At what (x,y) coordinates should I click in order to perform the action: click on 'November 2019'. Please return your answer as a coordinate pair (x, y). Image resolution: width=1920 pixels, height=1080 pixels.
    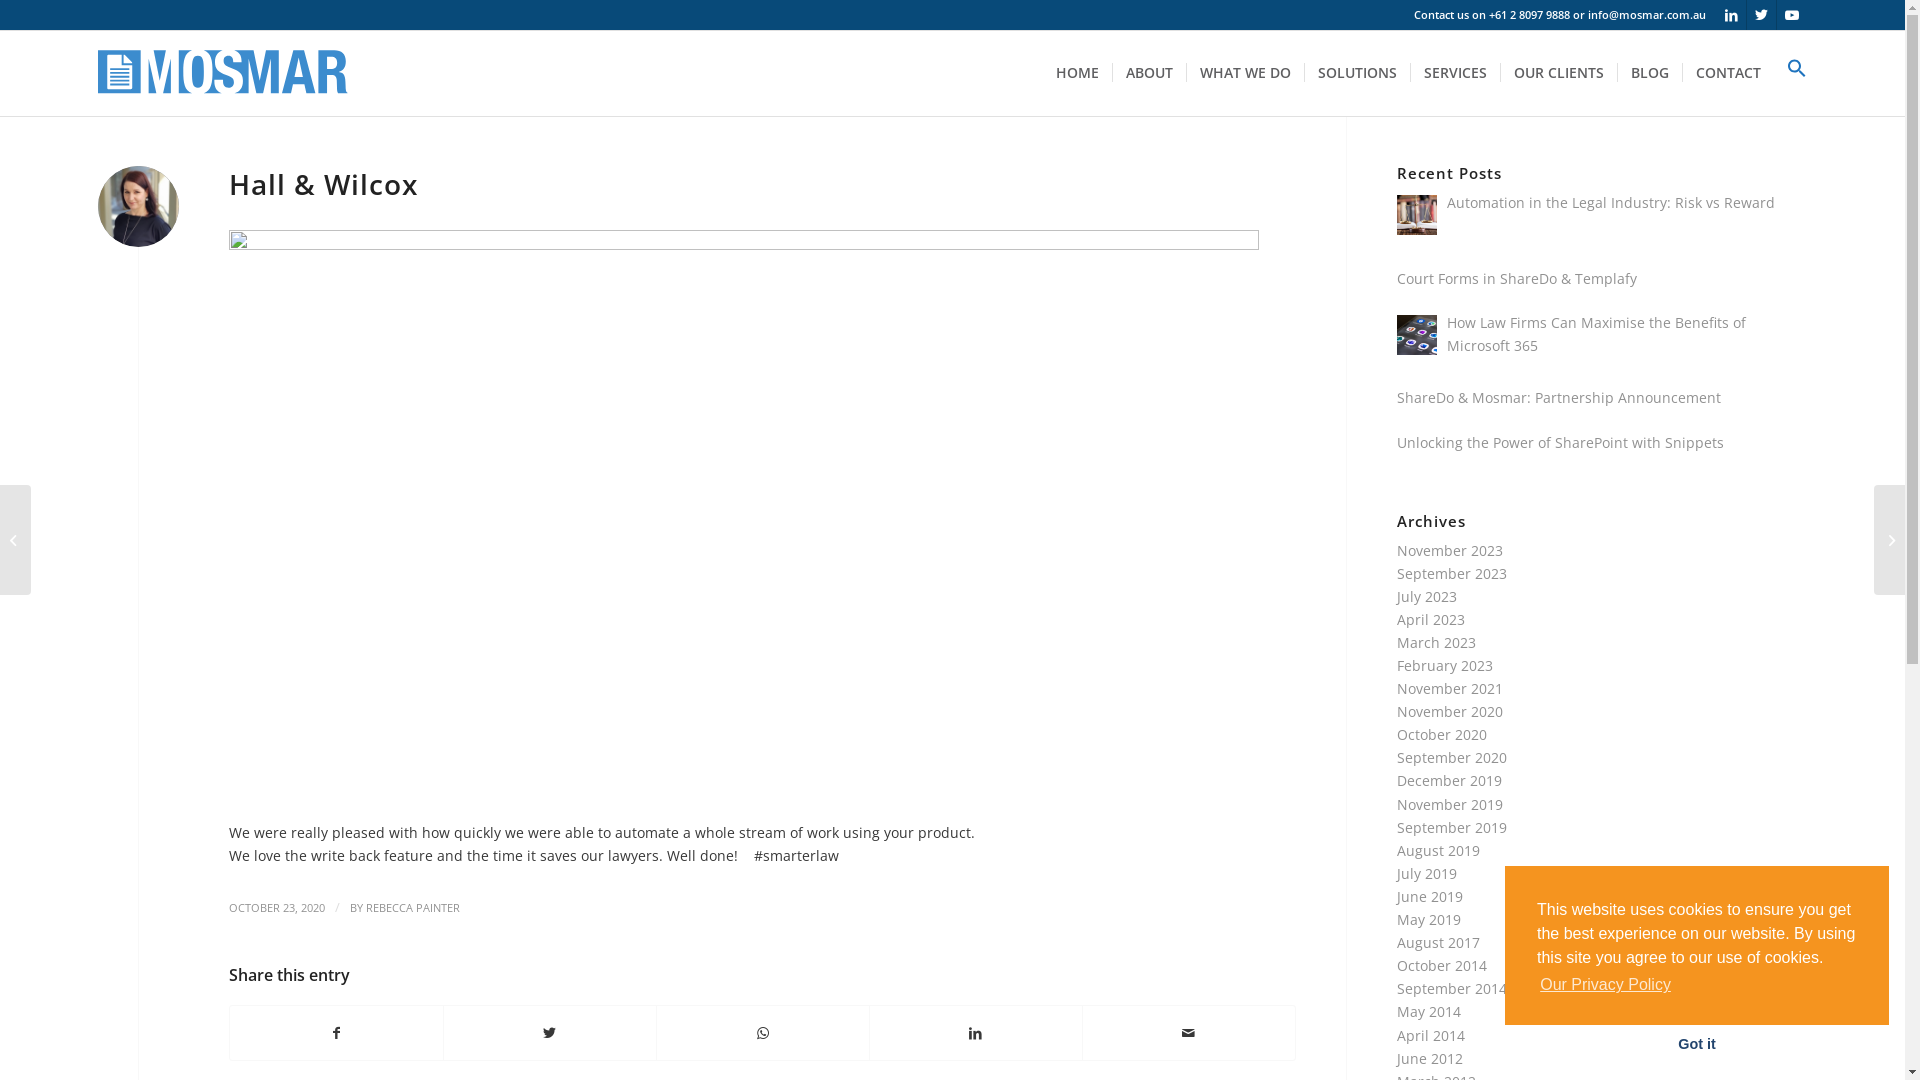
    Looking at the image, I should click on (1449, 803).